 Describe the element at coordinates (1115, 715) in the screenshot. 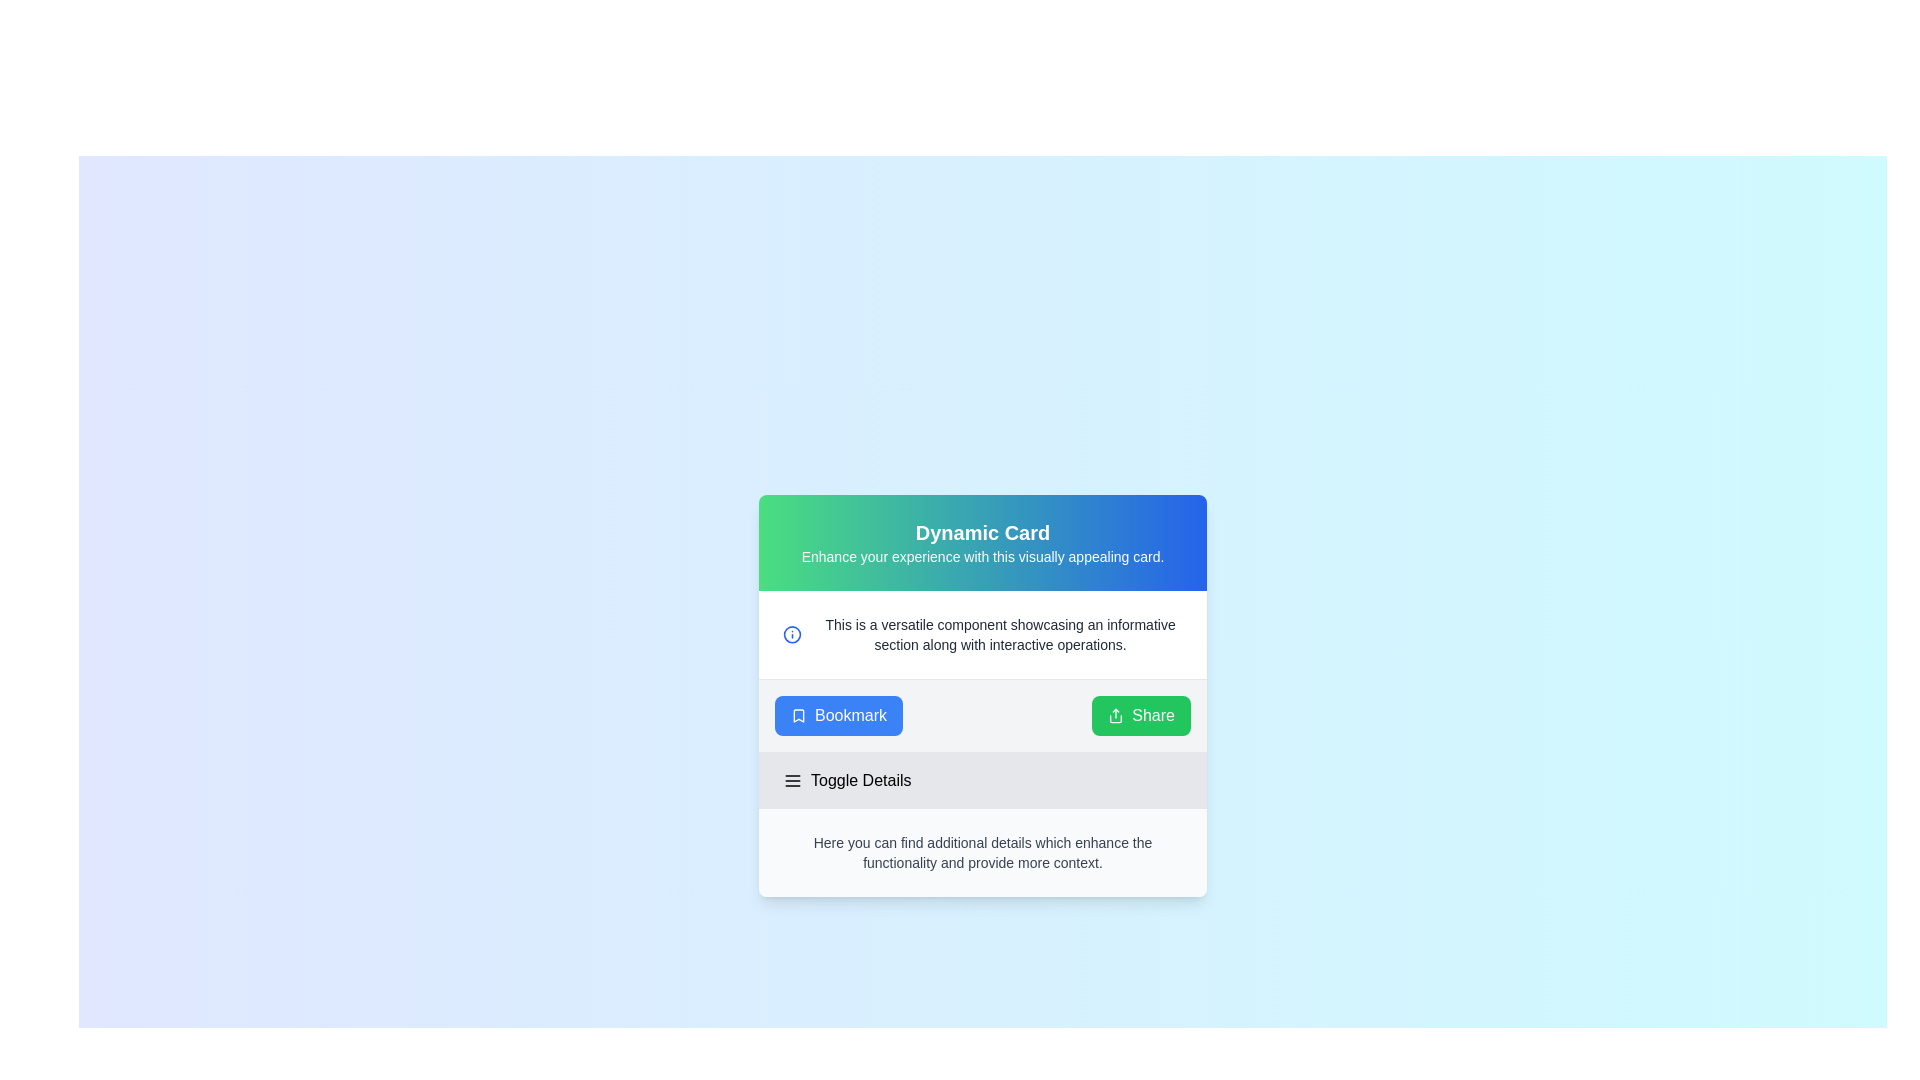

I see `the green square share icon located to the left of the 'Share' text` at that location.